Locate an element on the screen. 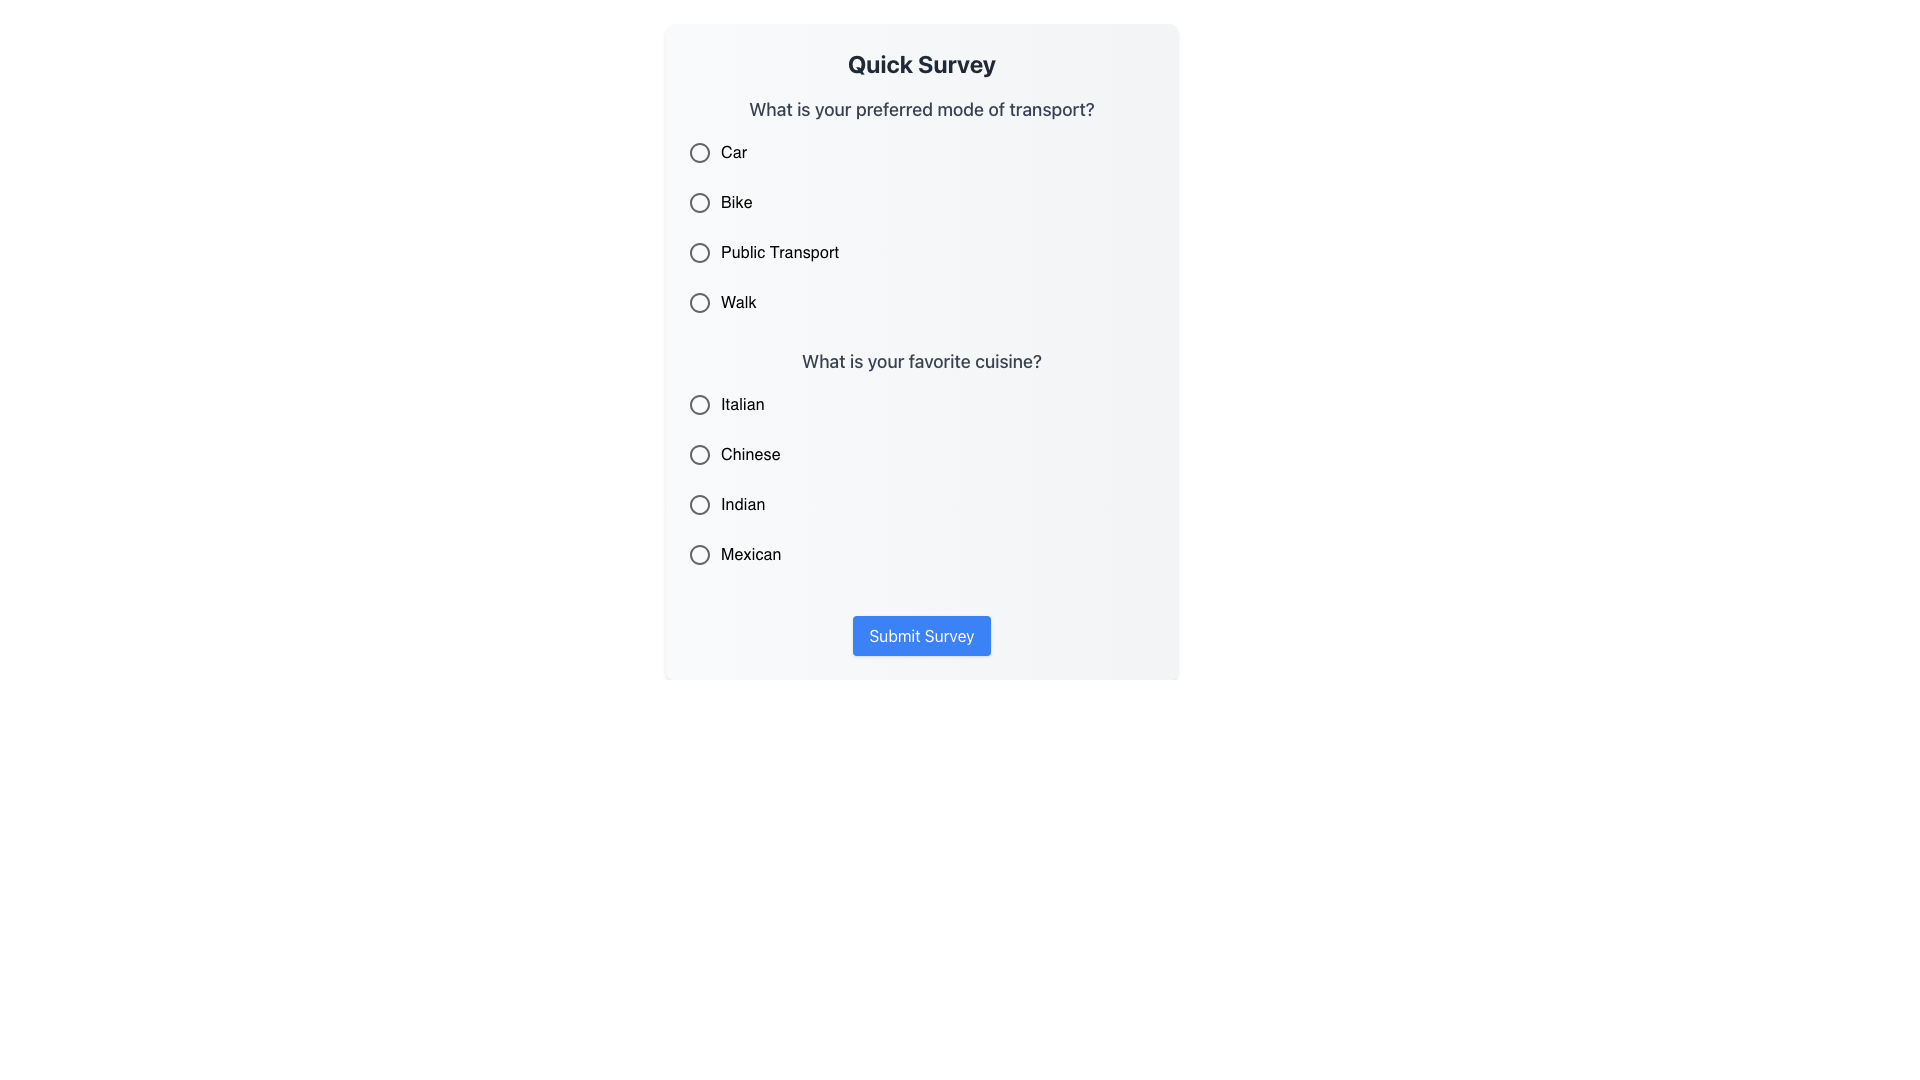  the radio button for 'Indian' cuisine is located at coordinates (700, 504).